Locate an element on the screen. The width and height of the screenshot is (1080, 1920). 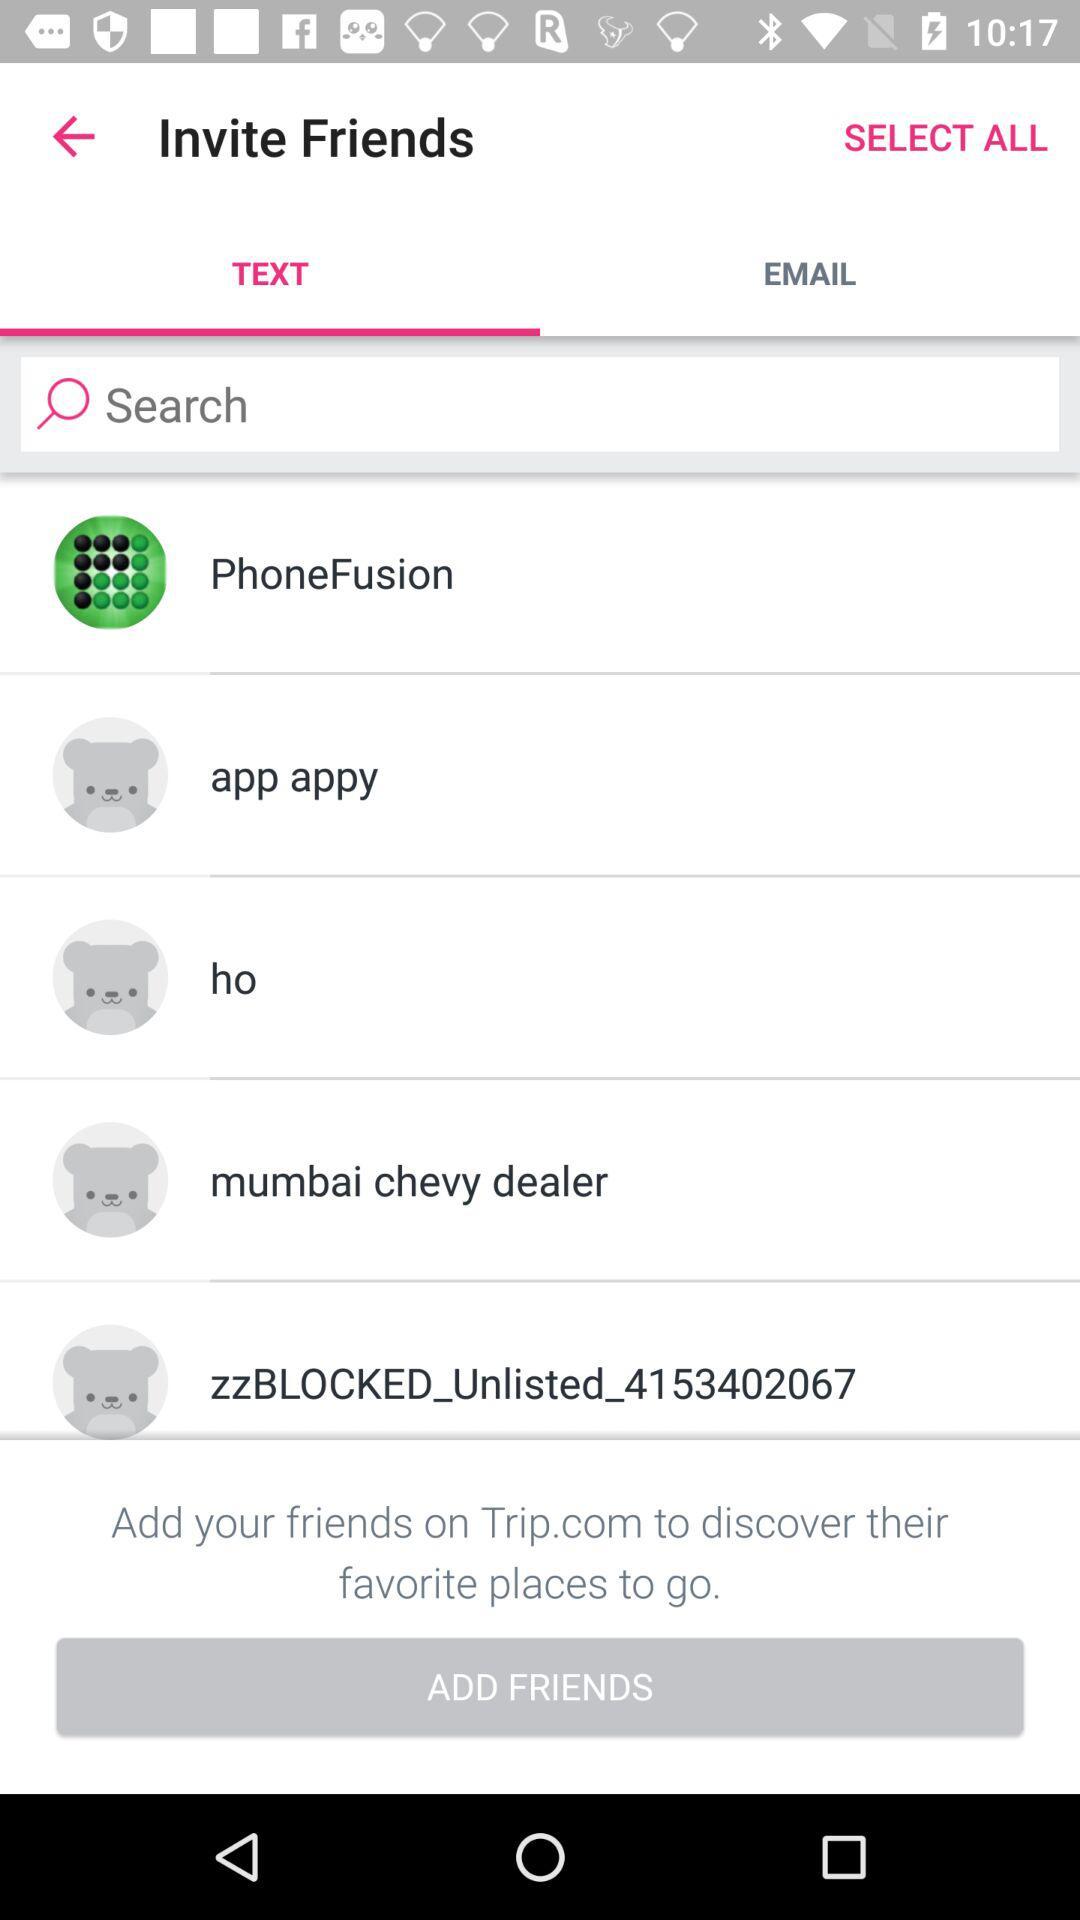
icon above zzblocked_unlisted_4153402067 is located at coordinates (617, 1179).